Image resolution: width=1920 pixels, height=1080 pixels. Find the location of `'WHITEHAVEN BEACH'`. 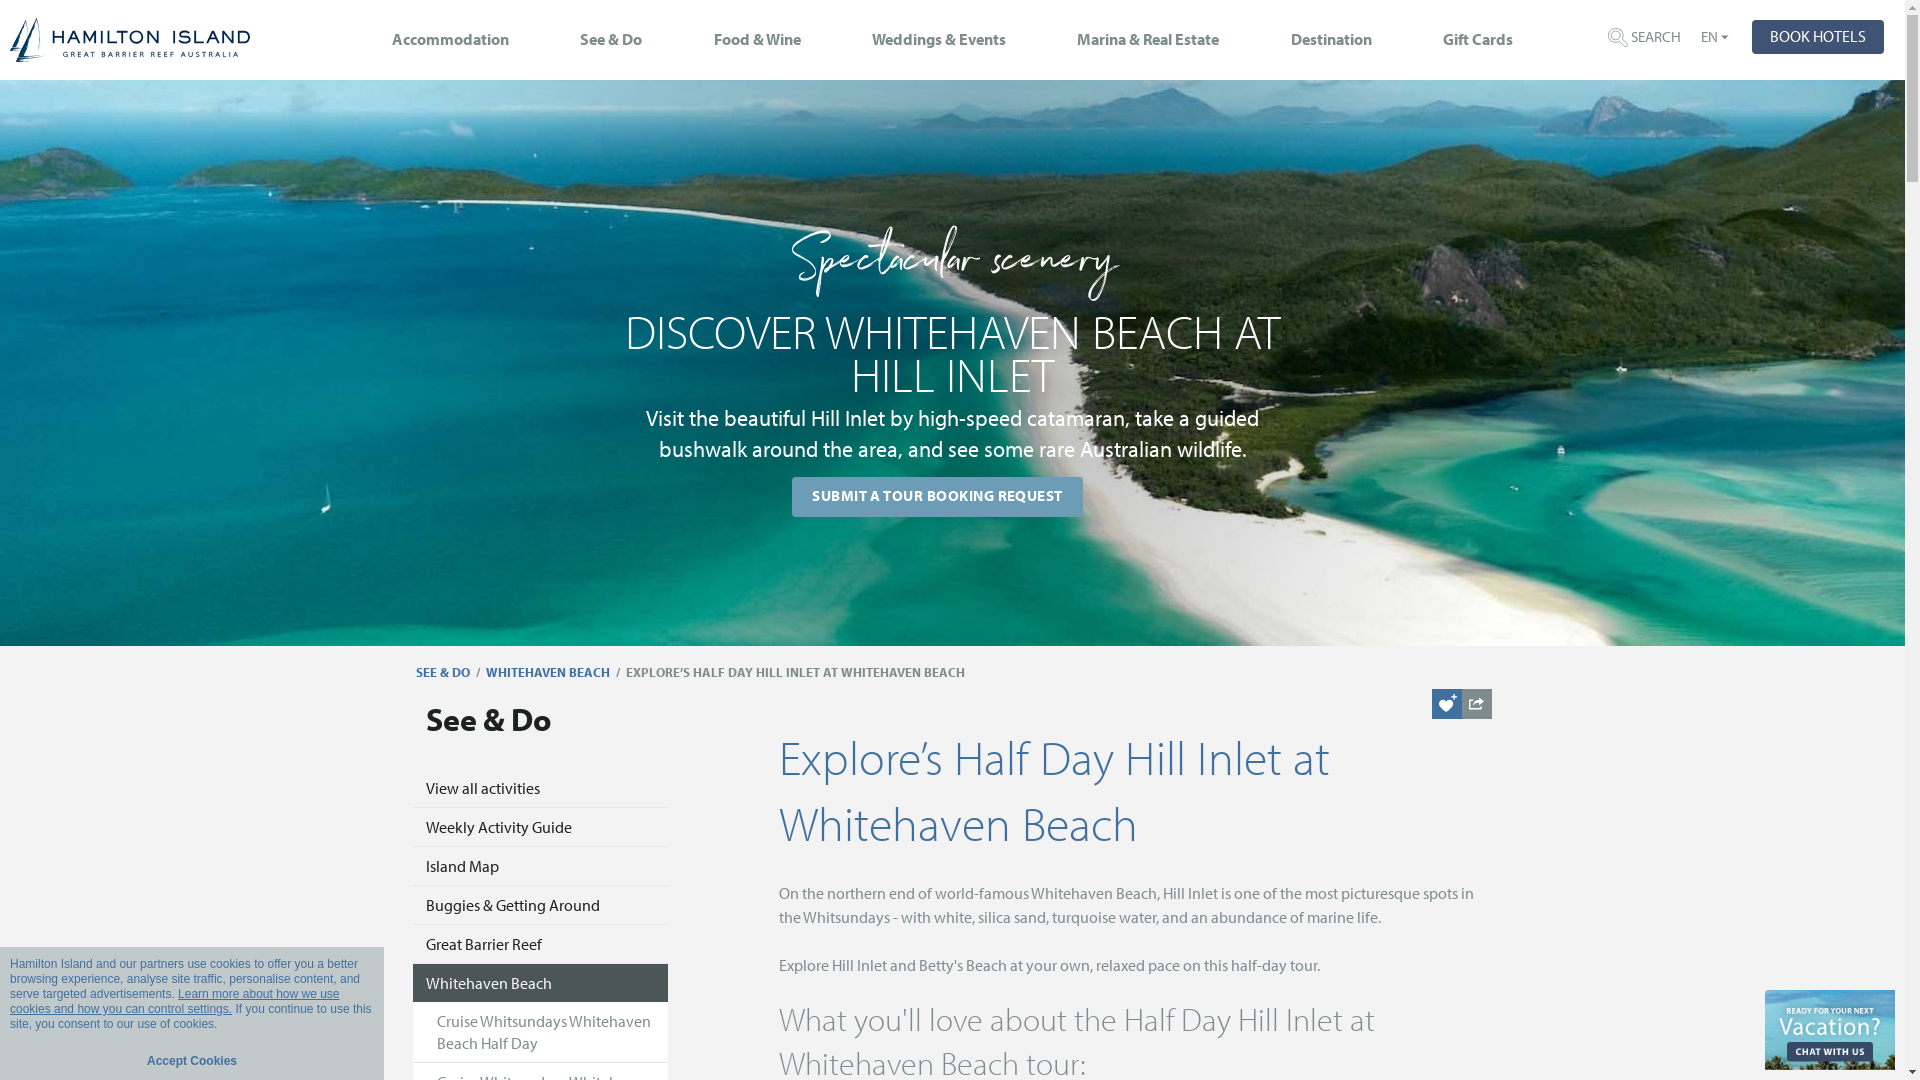

'WHITEHAVEN BEACH' is located at coordinates (485, 672).